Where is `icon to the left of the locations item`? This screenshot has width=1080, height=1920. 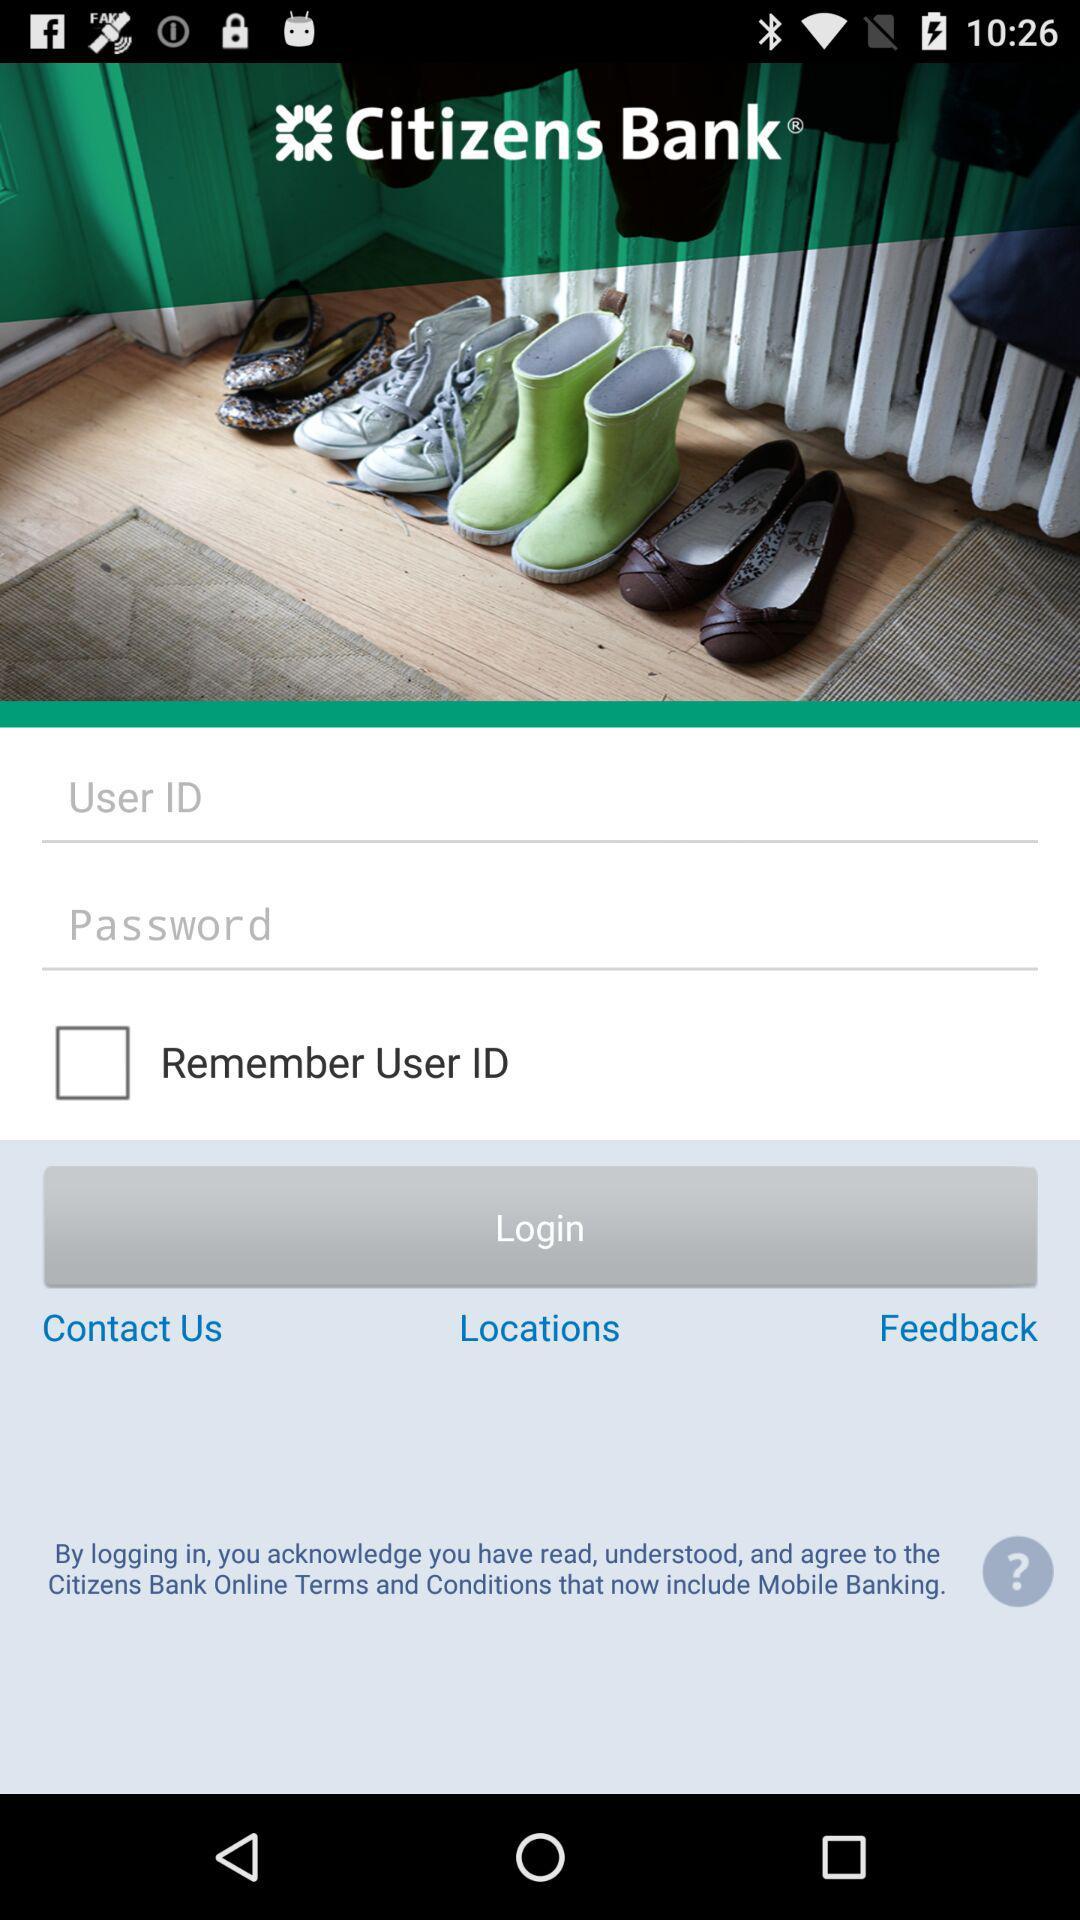 icon to the left of the locations item is located at coordinates (207, 1326).